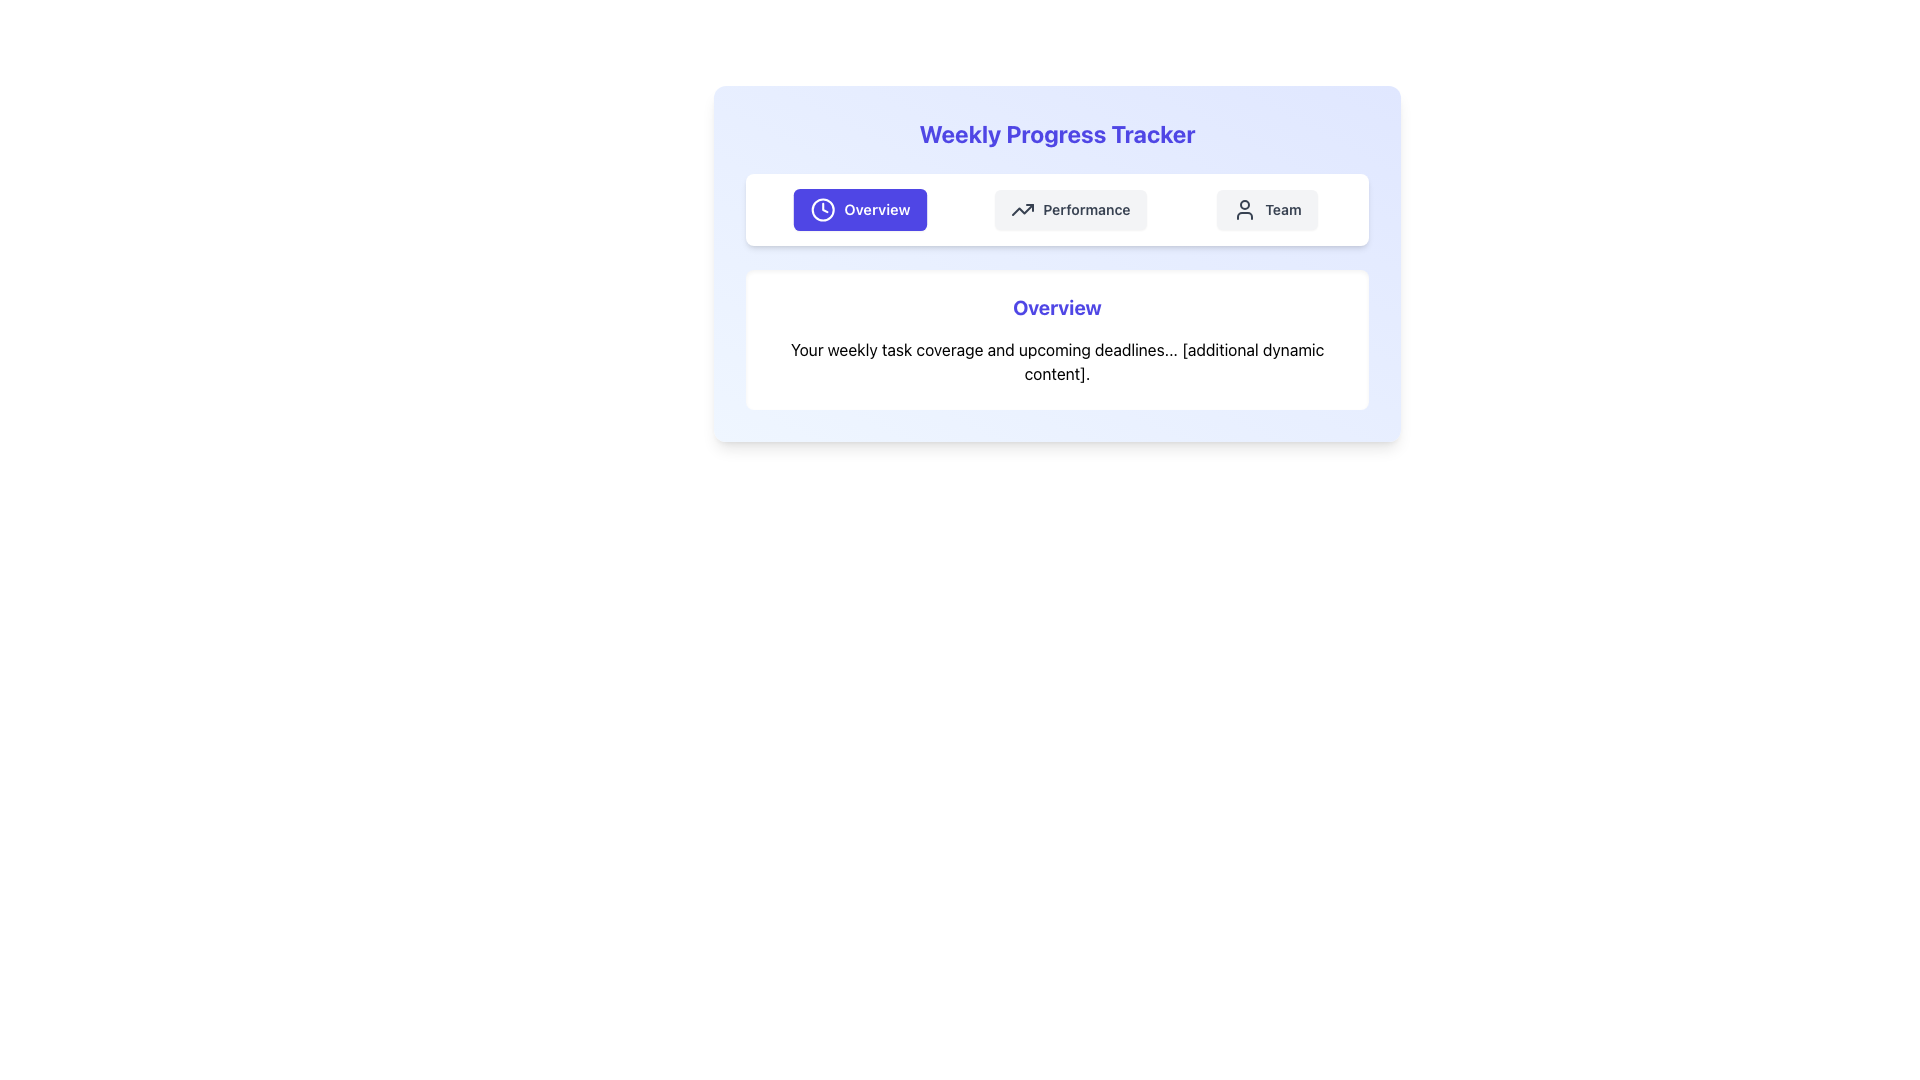  What do you see at coordinates (823, 209) in the screenshot?
I see `the design of the circular clock icon representing the 'Overview' tab, which is located within the button labeled 'Overview' at the top center of the interface` at bounding box center [823, 209].